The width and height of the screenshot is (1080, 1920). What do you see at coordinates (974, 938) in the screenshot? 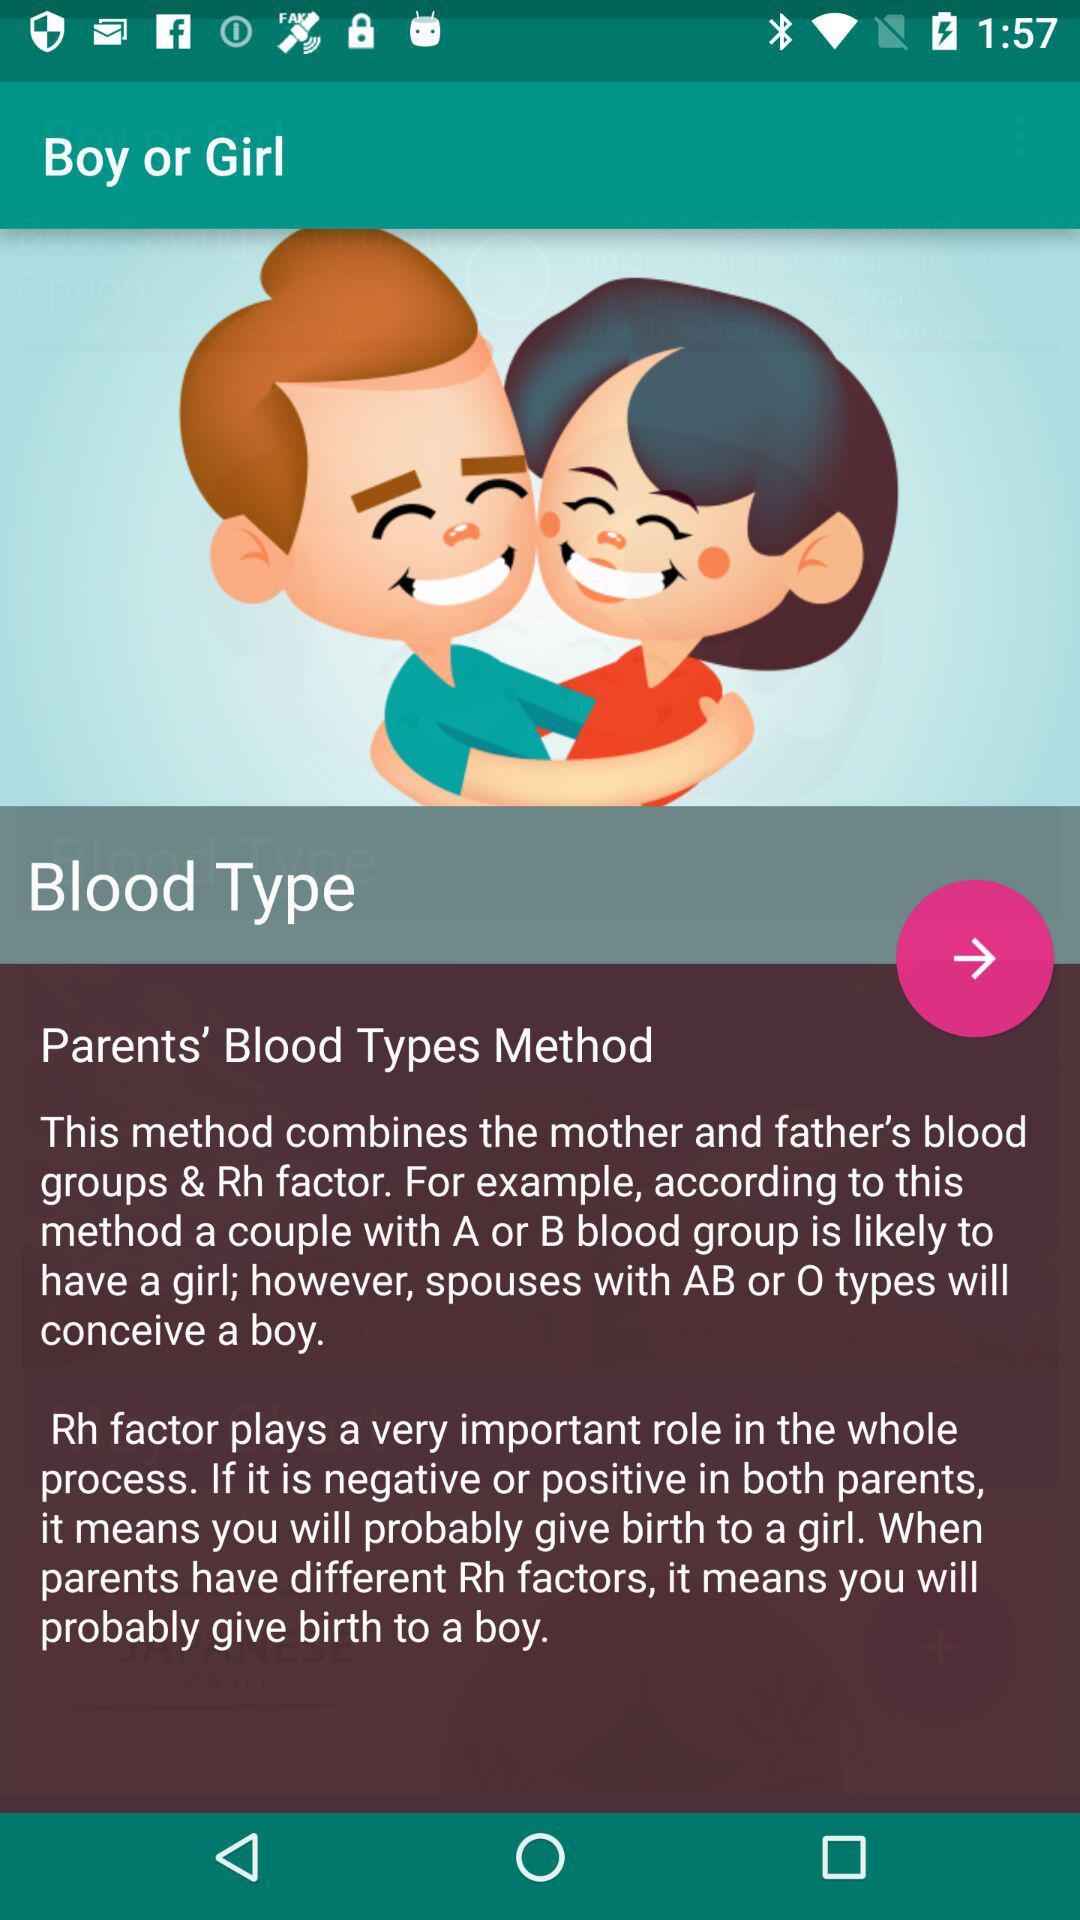
I see `app next to the parents blood types item` at bounding box center [974, 938].